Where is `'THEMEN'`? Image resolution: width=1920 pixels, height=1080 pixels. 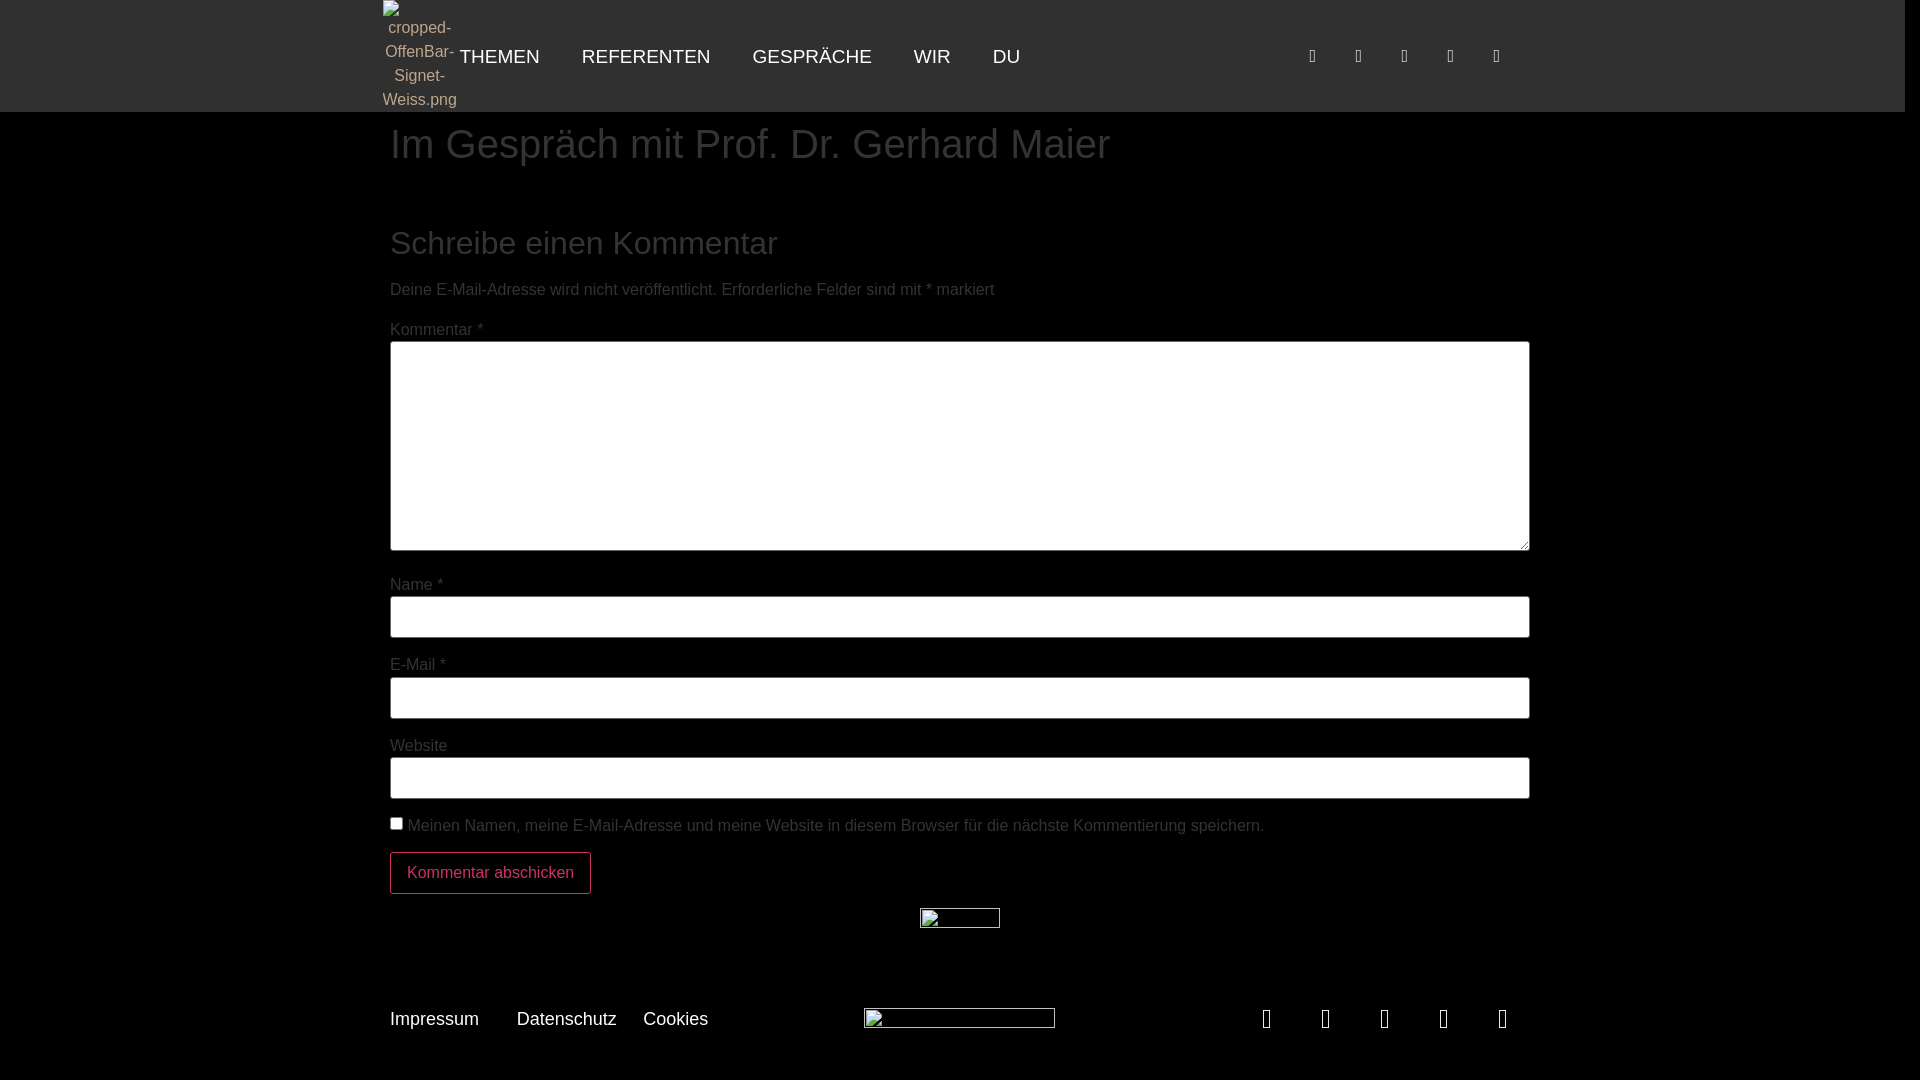
'THEMEN' is located at coordinates (439, 55).